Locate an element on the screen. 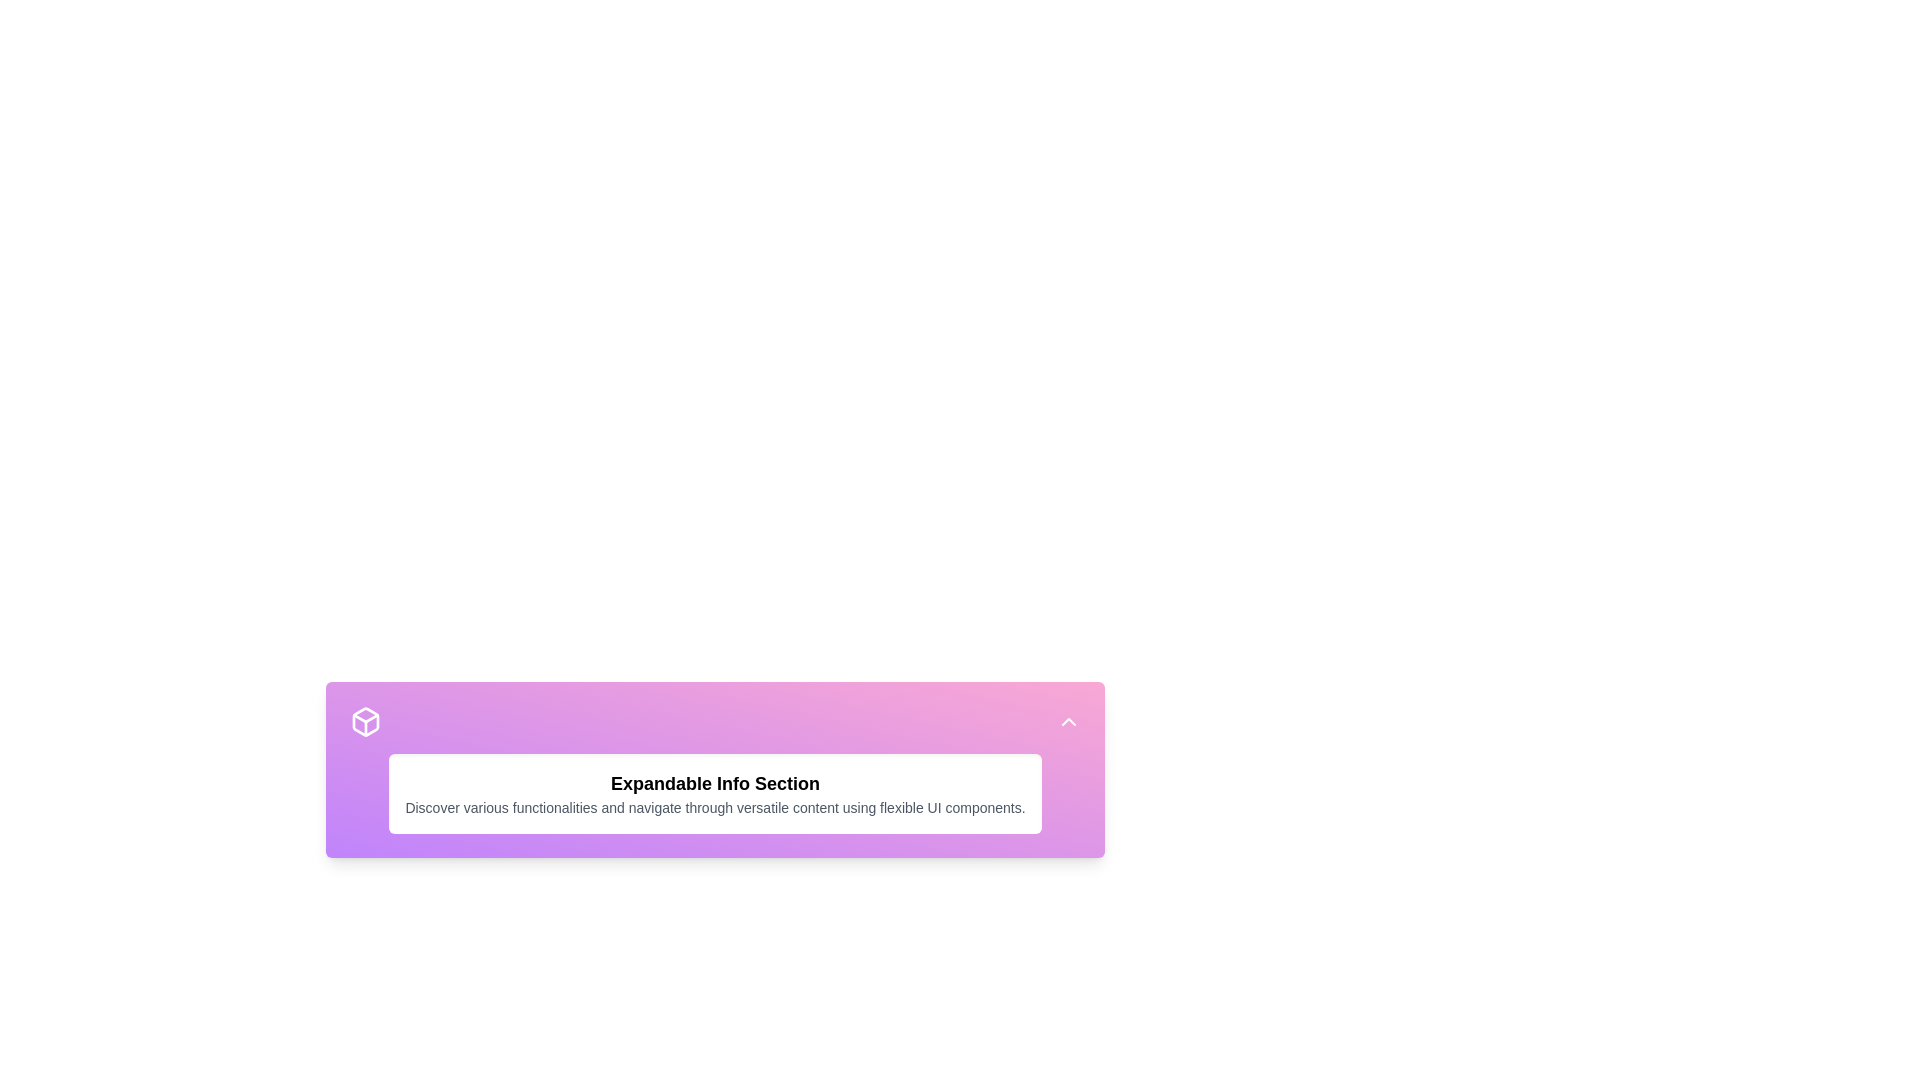 This screenshot has width=1920, height=1080. the Text Block that displays contextual guidance, located centrally with a gradient purple-to-pink background, positioned below an icon and above another interactive area is located at coordinates (715, 785).